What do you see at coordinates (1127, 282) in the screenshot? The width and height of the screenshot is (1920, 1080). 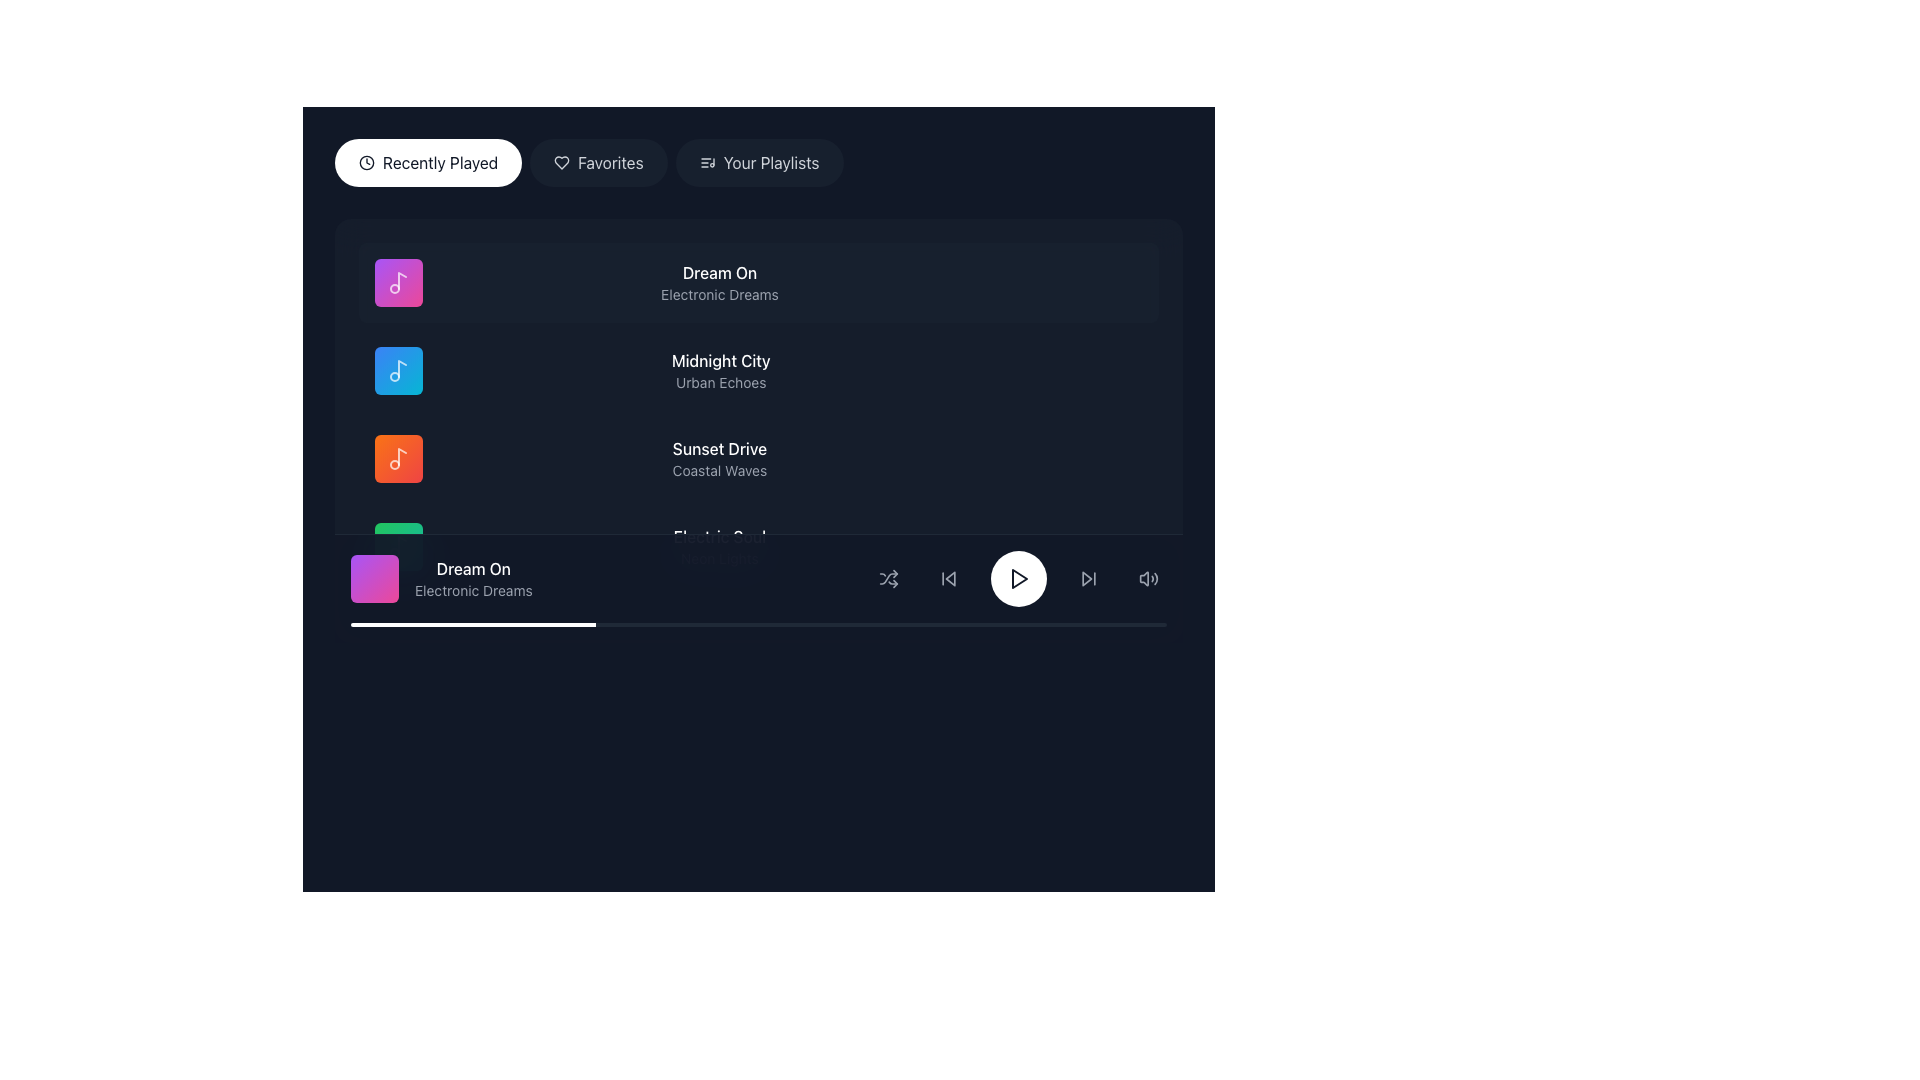 I see `the circular options button with three horizontally aligned gray dots located in the top-right corner of the 'Dream On' song row` at bounding box center [1127, 282].